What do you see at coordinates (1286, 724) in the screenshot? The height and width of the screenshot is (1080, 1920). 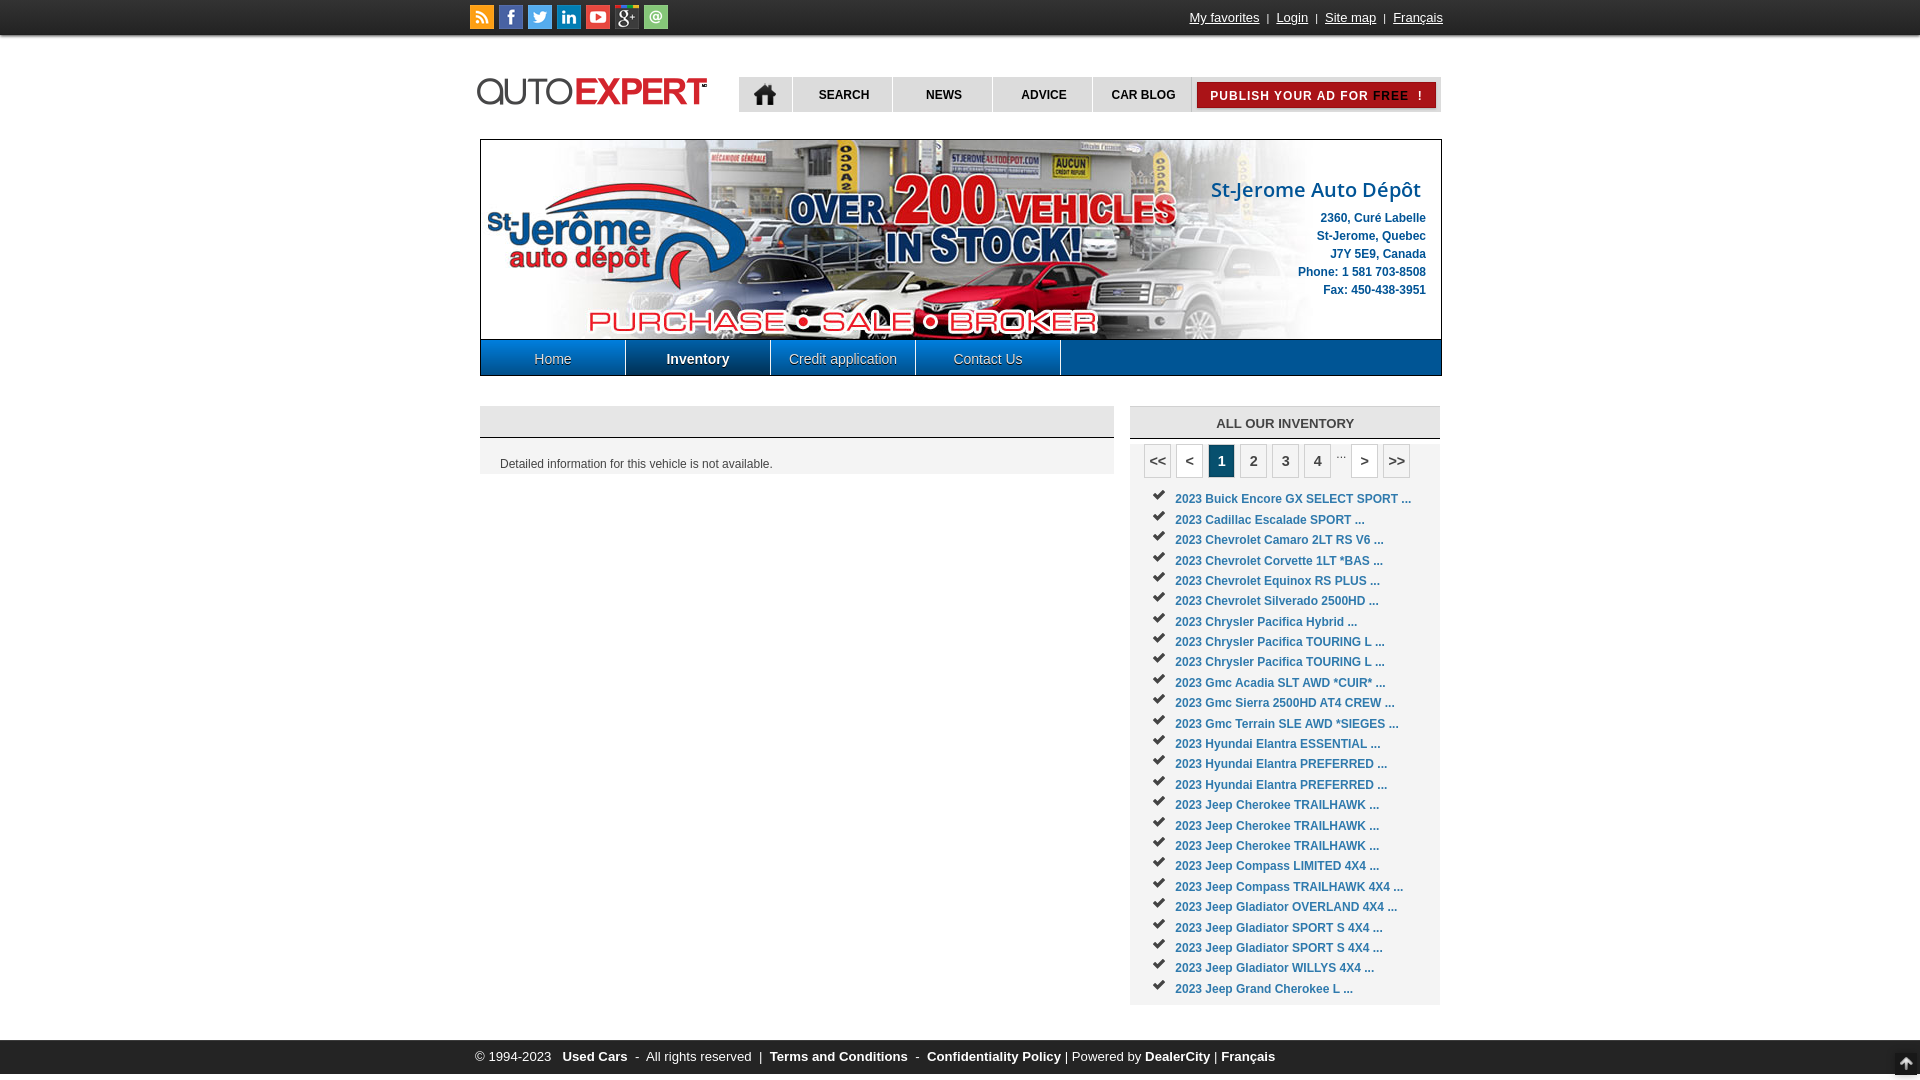 I see `'2023 Gmc Terrain SLE AWD *SIEGES ...'` at bounding box center [1286, 724].